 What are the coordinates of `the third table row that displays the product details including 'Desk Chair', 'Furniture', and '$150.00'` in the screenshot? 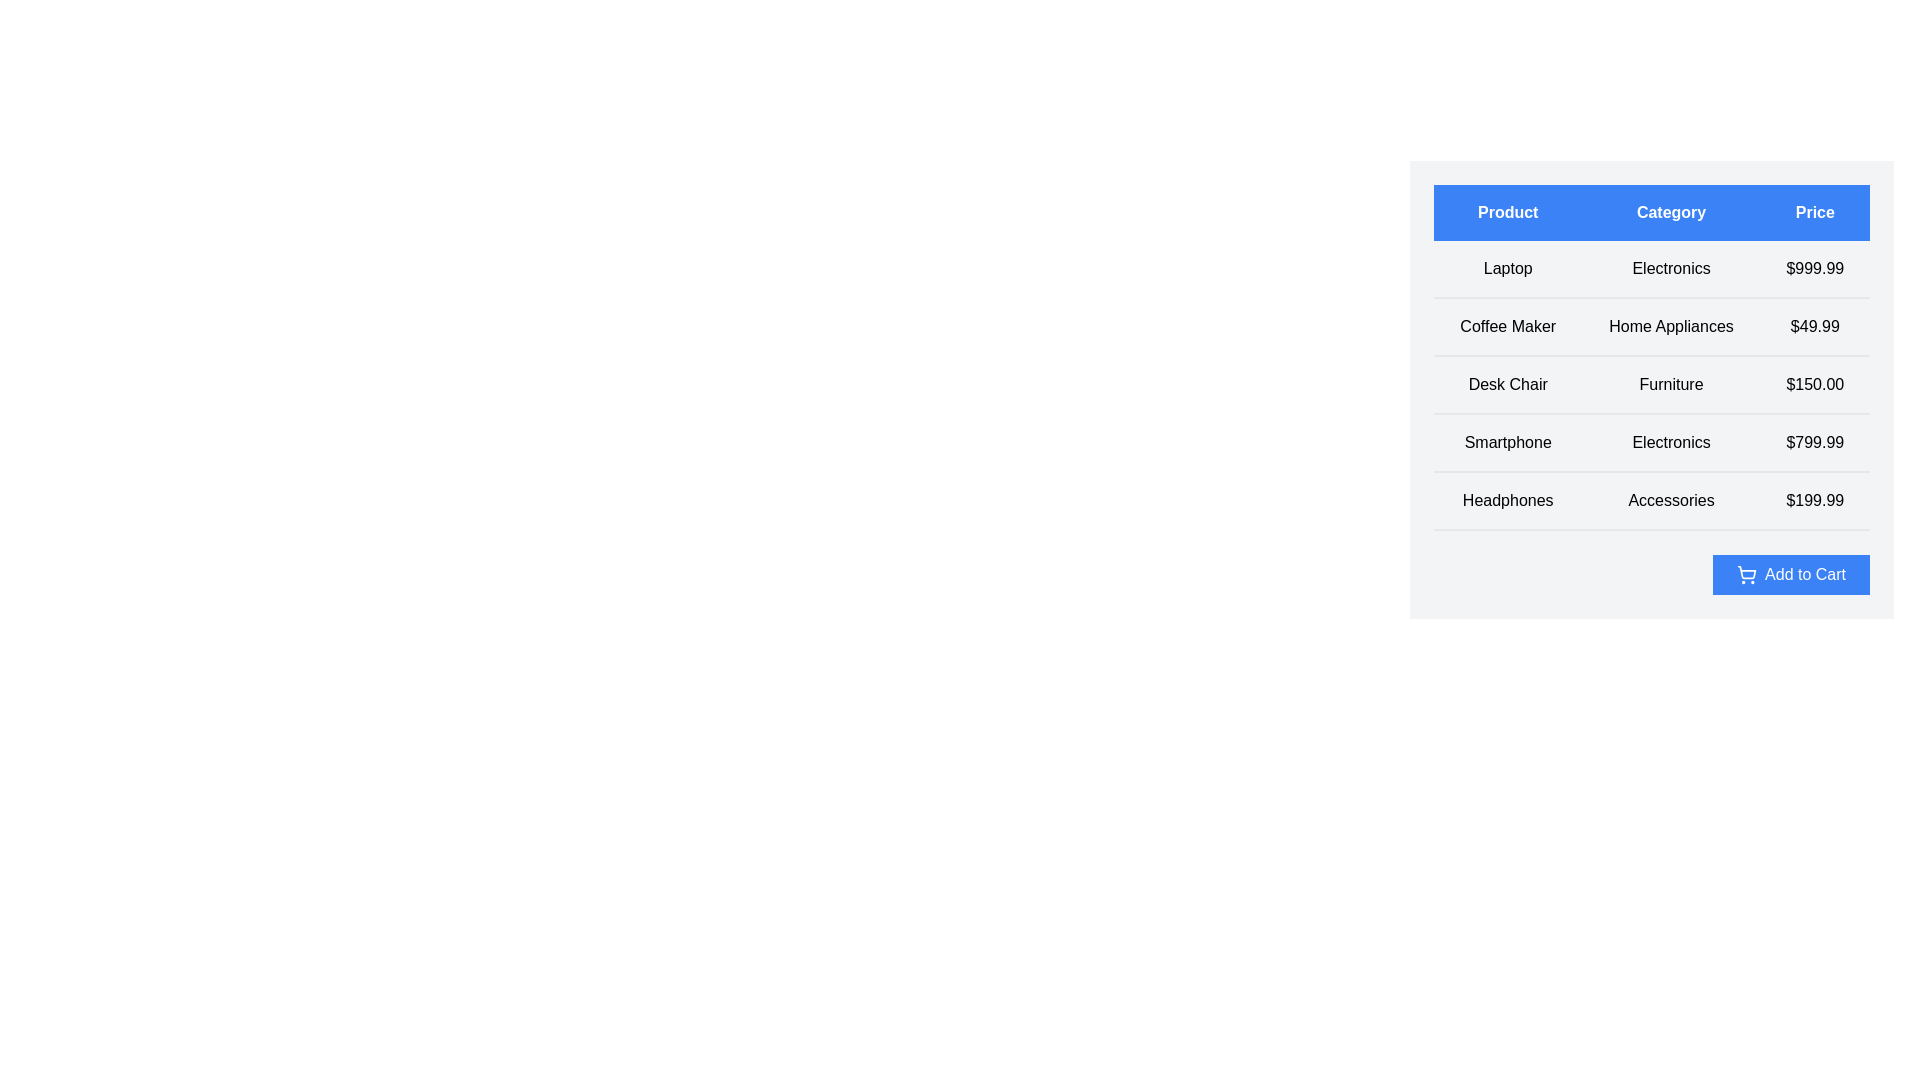 It's located at (1651, 385).